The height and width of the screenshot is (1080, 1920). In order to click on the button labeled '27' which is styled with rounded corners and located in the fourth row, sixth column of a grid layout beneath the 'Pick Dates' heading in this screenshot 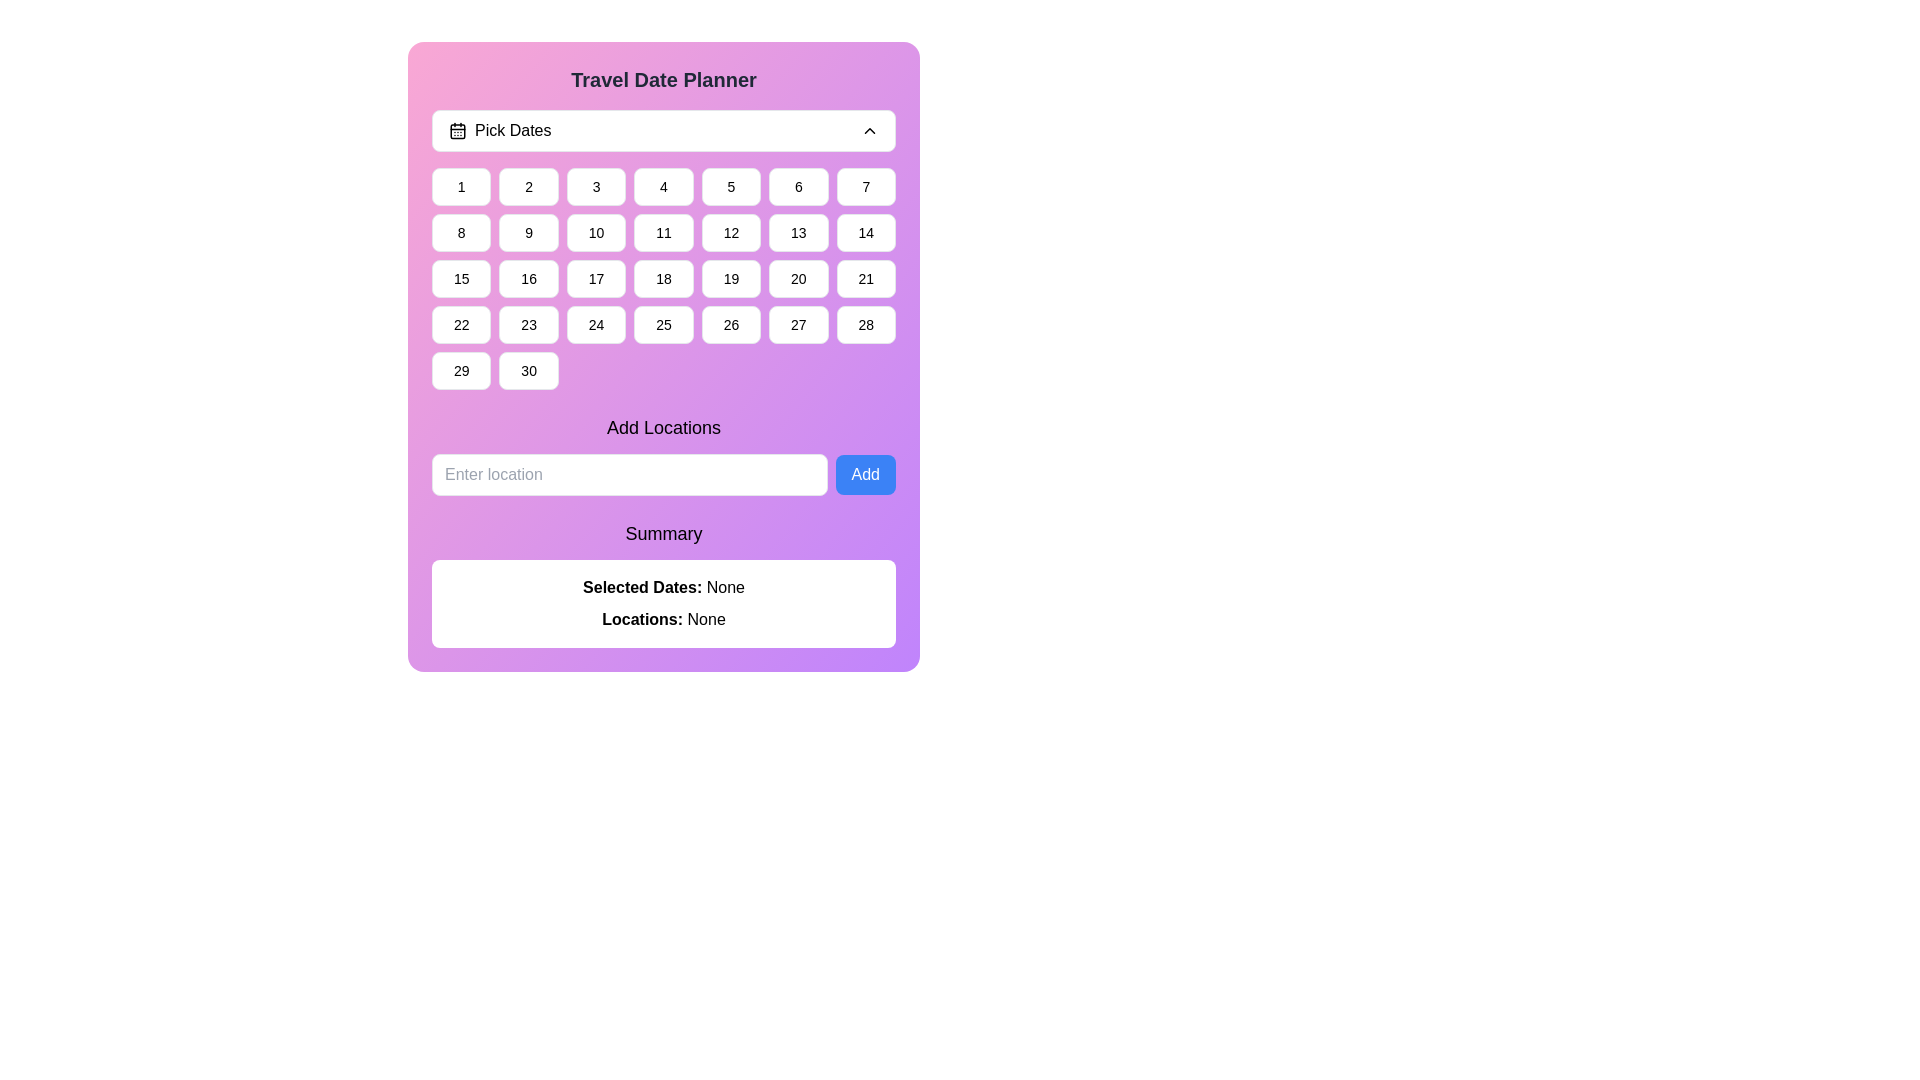, I will do `click(797, 323)`.